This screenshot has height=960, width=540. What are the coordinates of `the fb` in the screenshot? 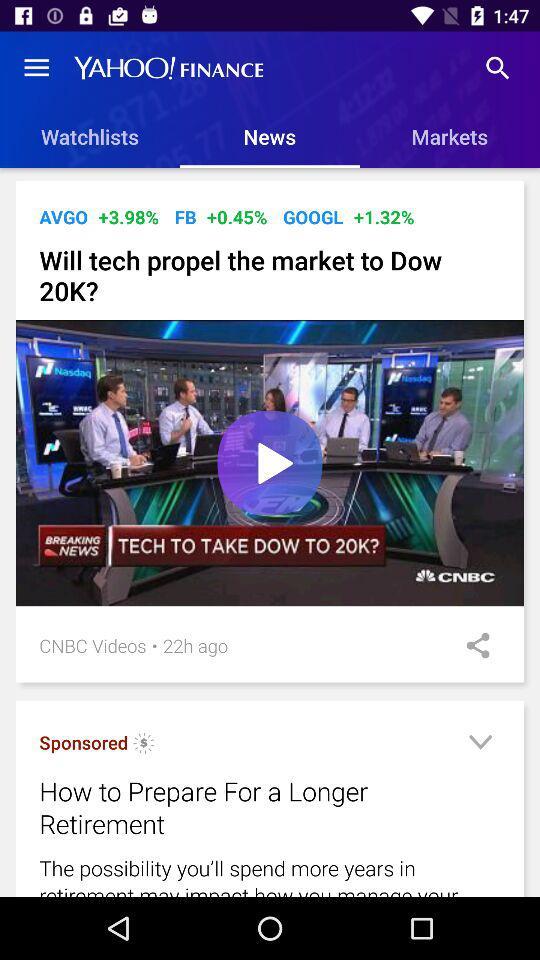 It's located at (185, 217).